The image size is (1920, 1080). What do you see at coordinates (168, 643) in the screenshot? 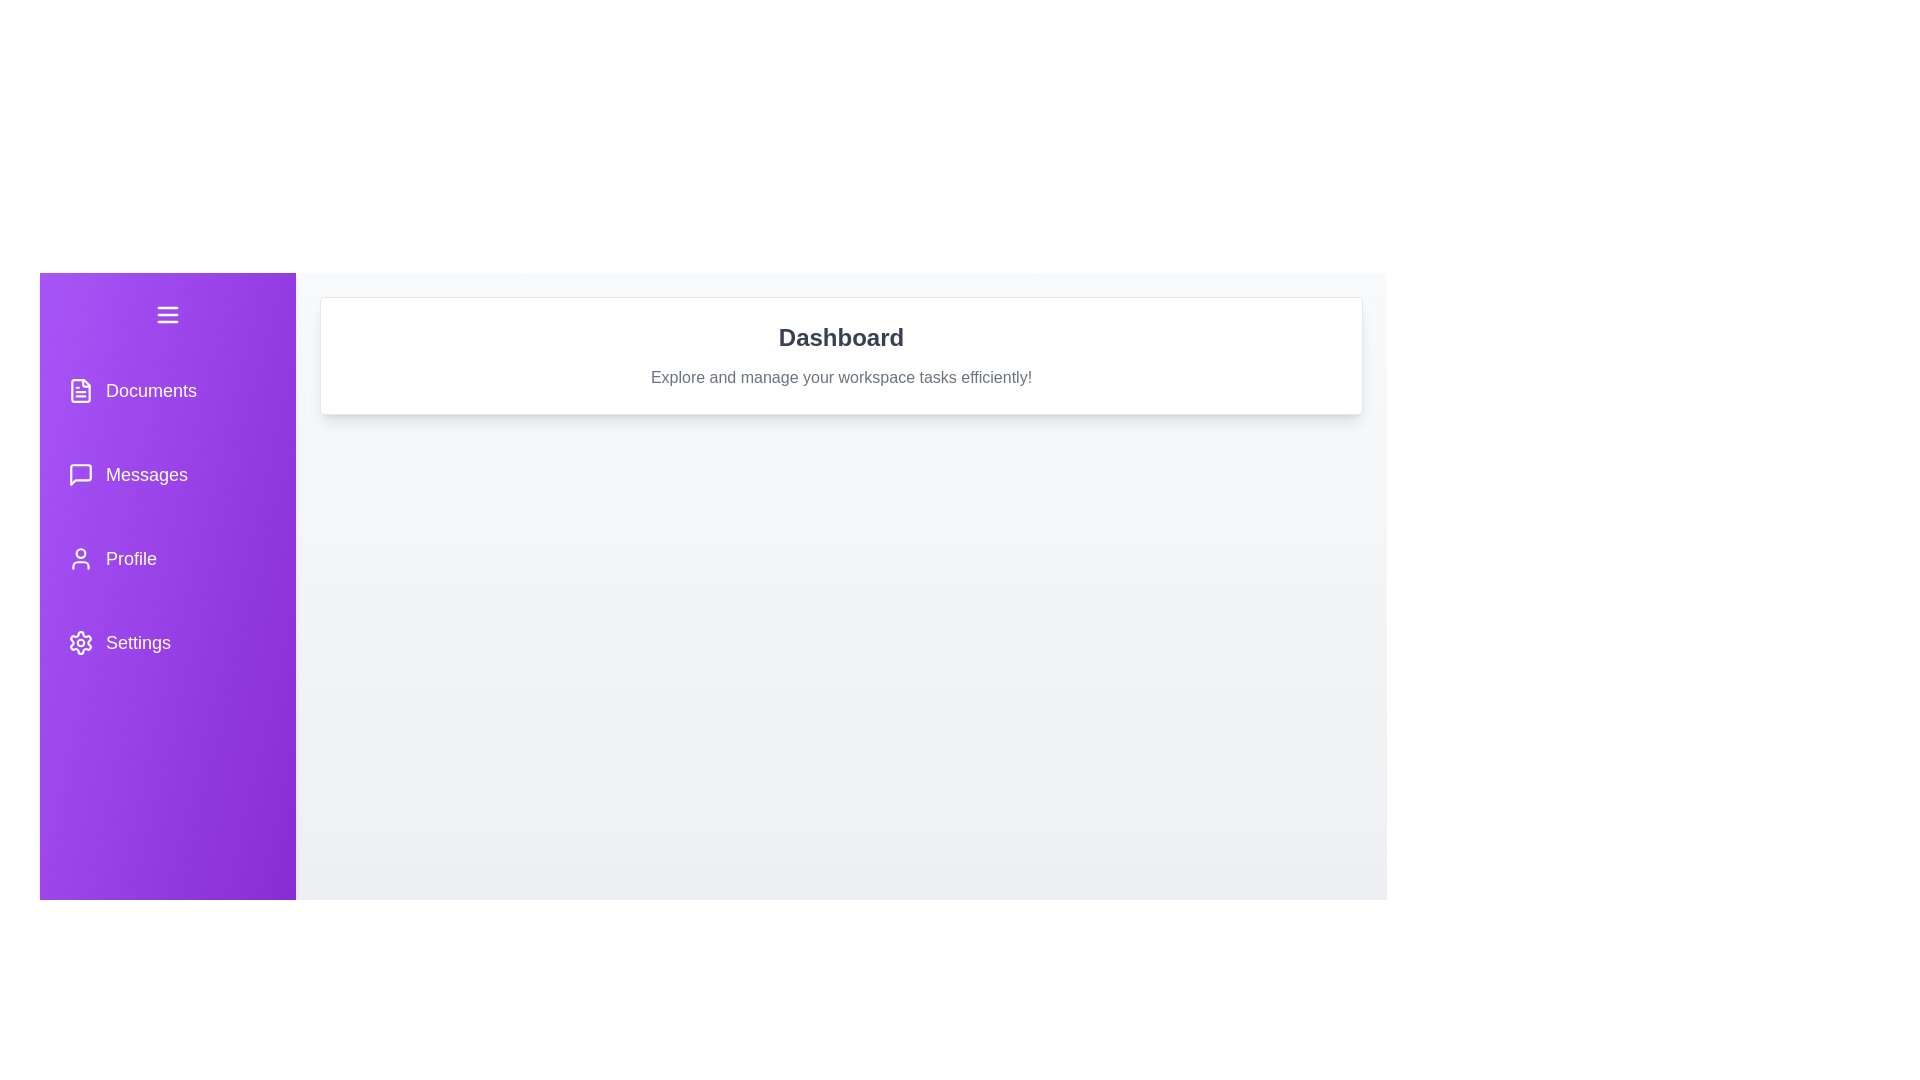
I see `the navigation button for Settings` at bounding box center [168, 643].